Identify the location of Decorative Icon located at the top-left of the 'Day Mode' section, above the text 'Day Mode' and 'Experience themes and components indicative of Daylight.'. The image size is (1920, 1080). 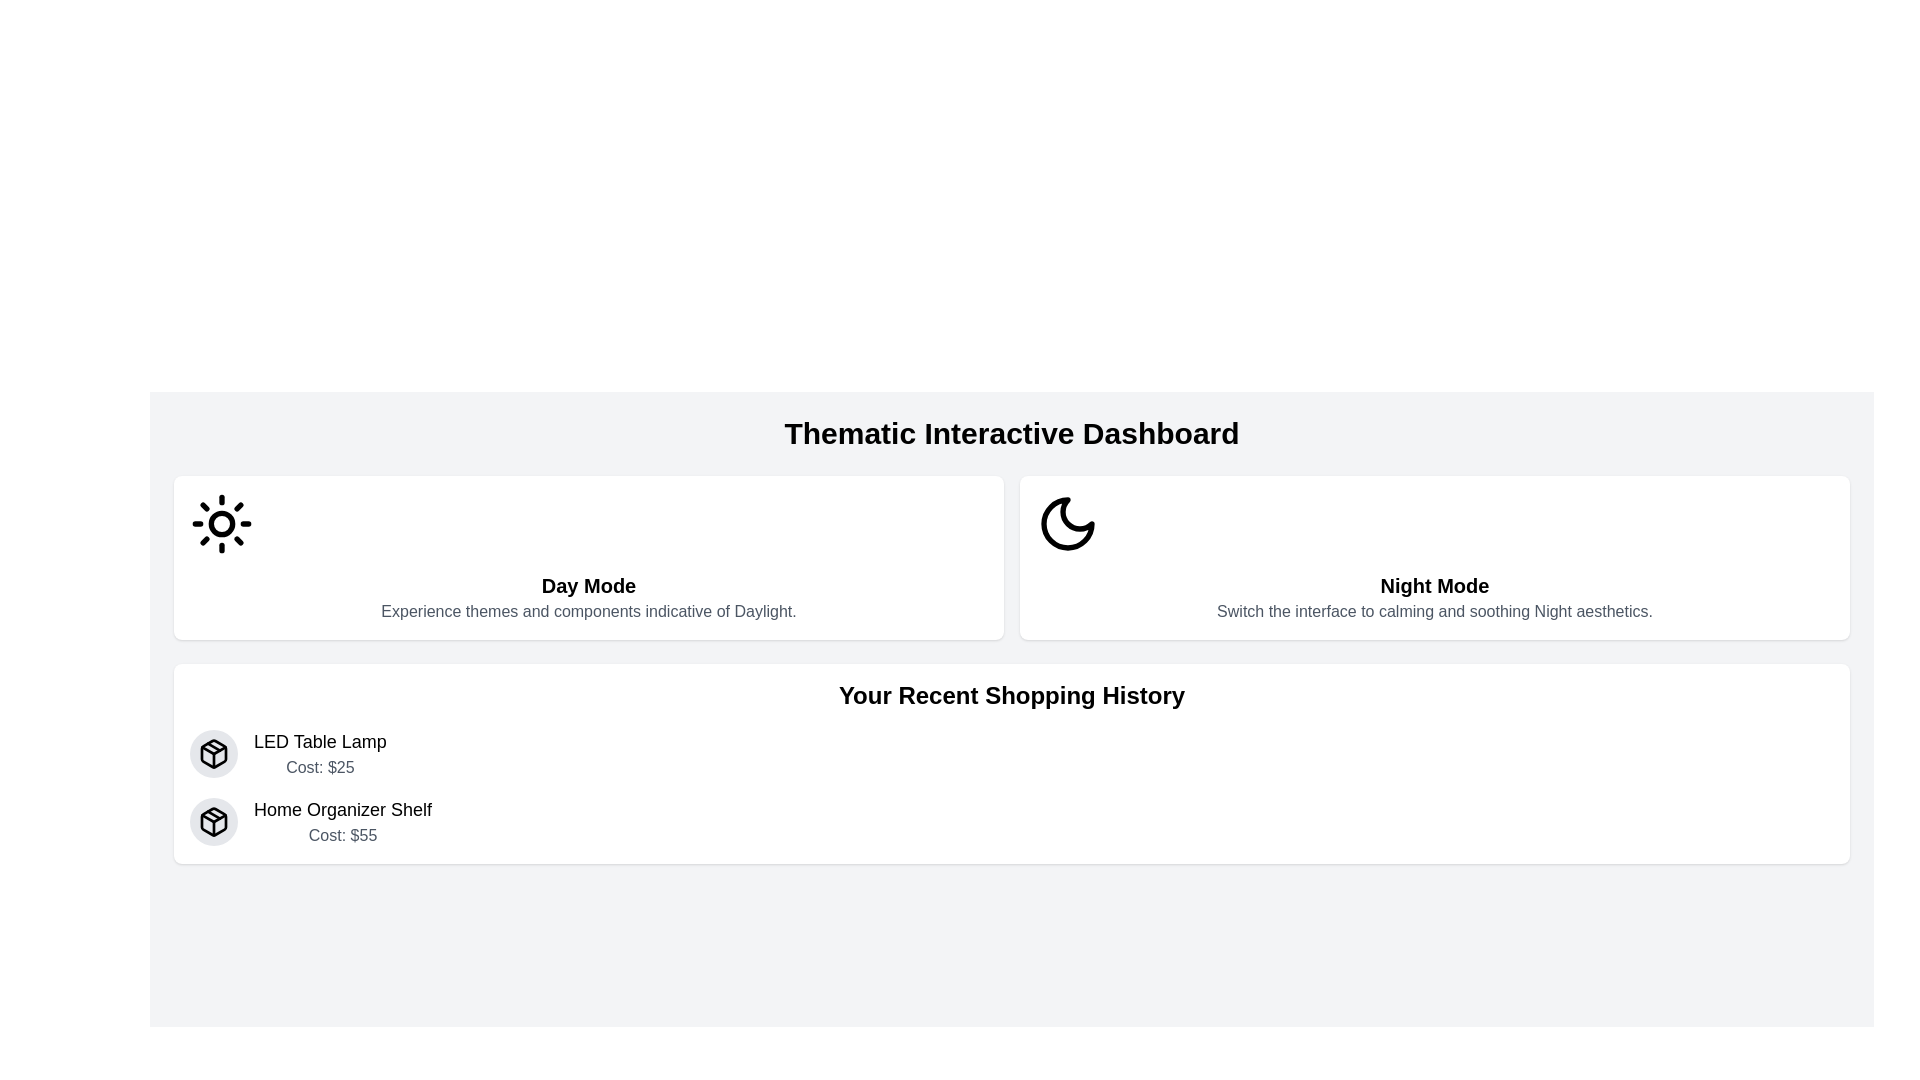
(221, 523).